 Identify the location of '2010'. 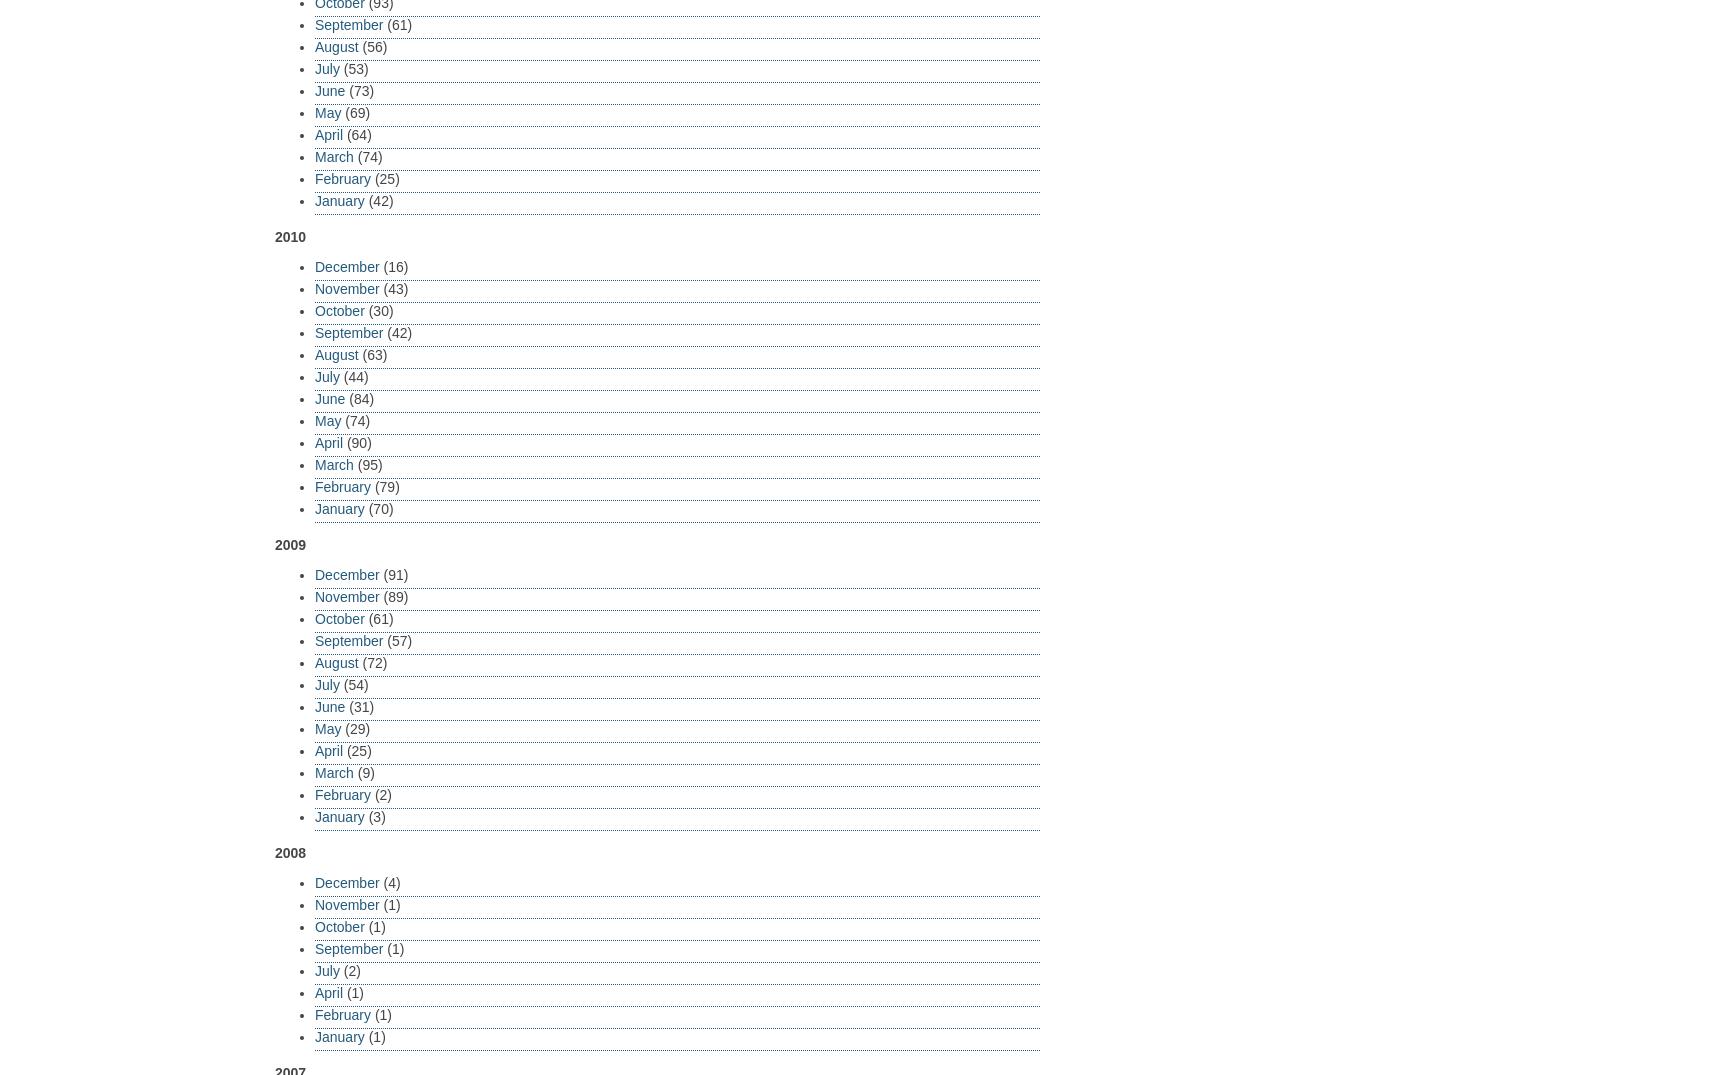
(274, 234).